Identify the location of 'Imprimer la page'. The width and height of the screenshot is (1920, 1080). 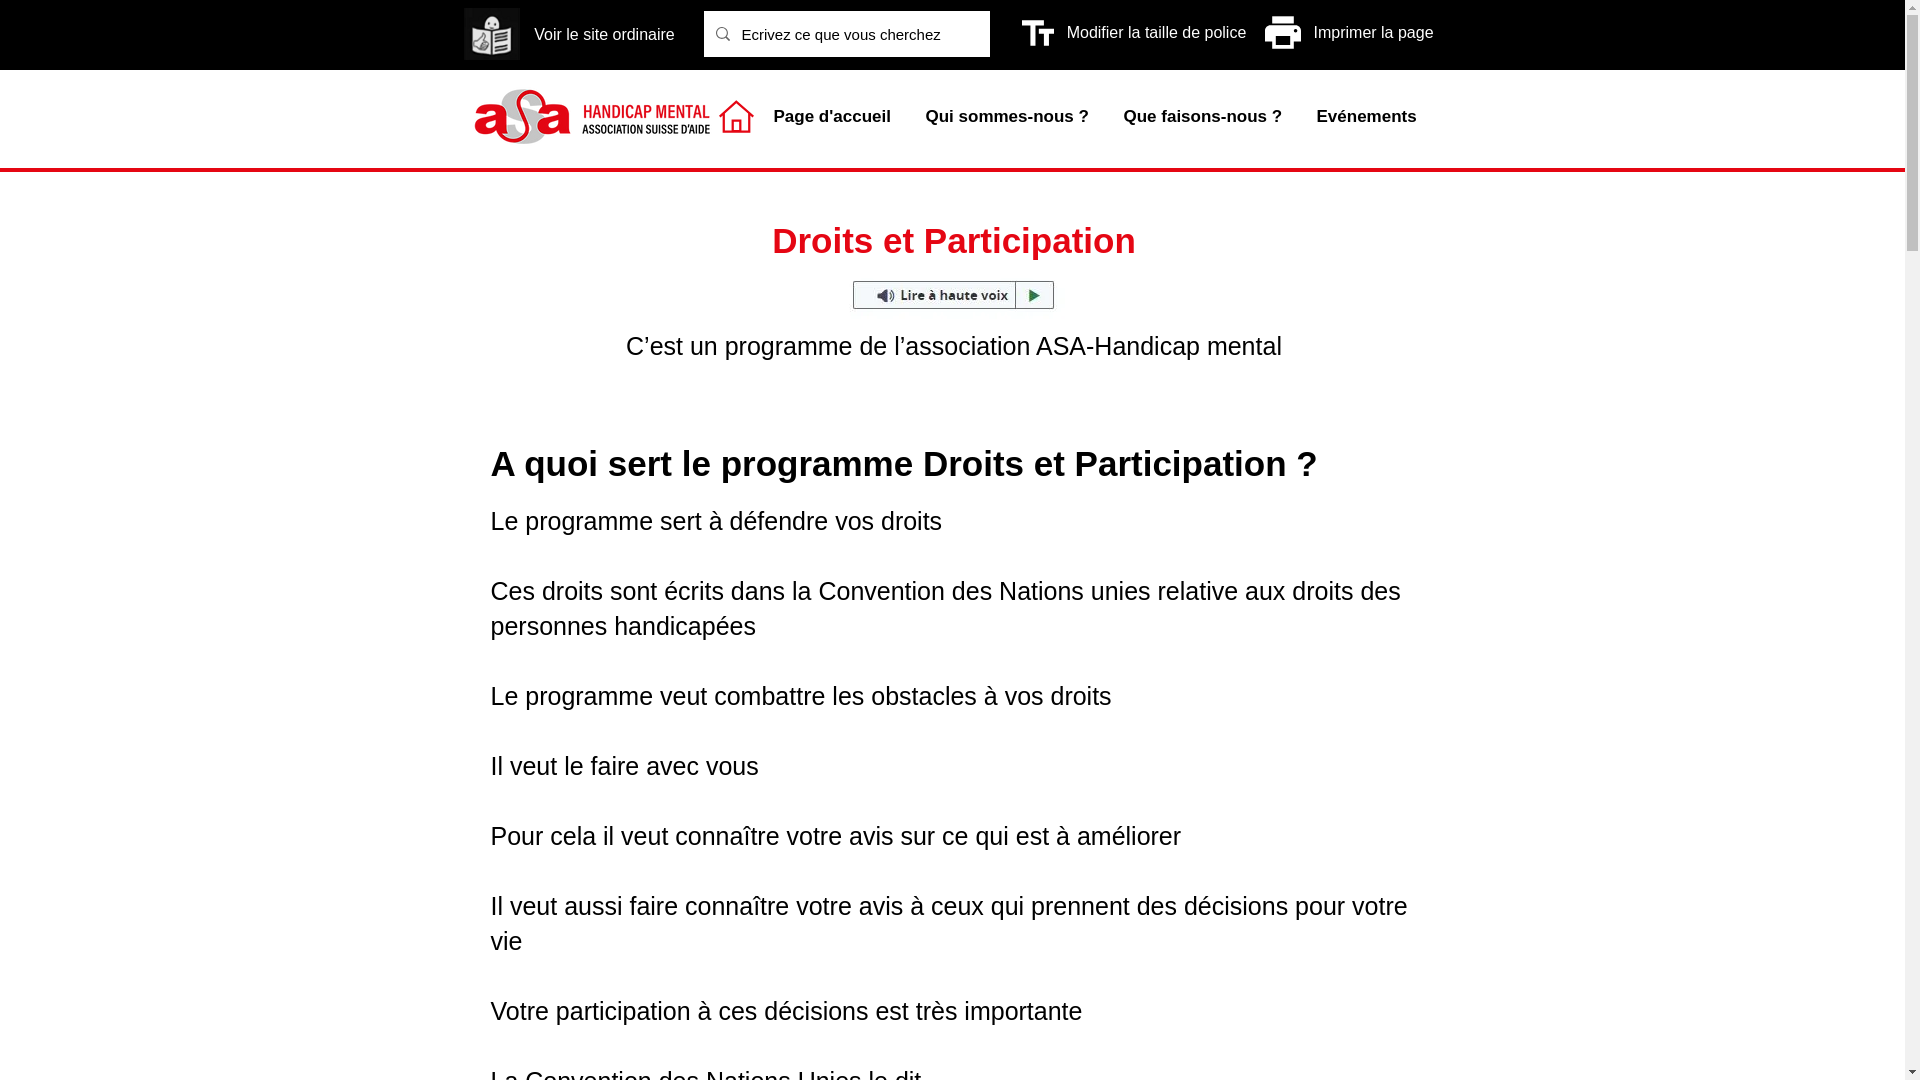
(1372, 33).